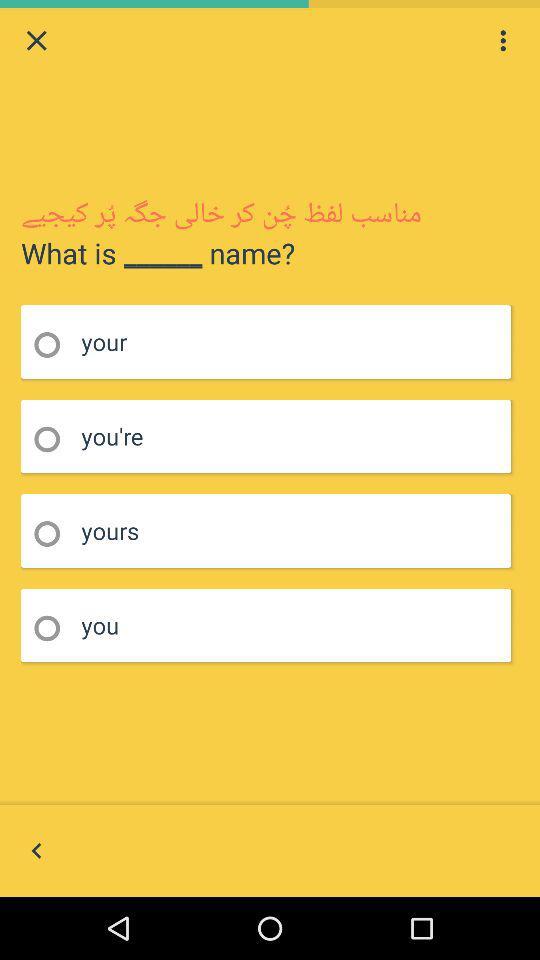  Describe the element at coordinates (502, 42) in the screenshot. I see `the more icon` at that location.